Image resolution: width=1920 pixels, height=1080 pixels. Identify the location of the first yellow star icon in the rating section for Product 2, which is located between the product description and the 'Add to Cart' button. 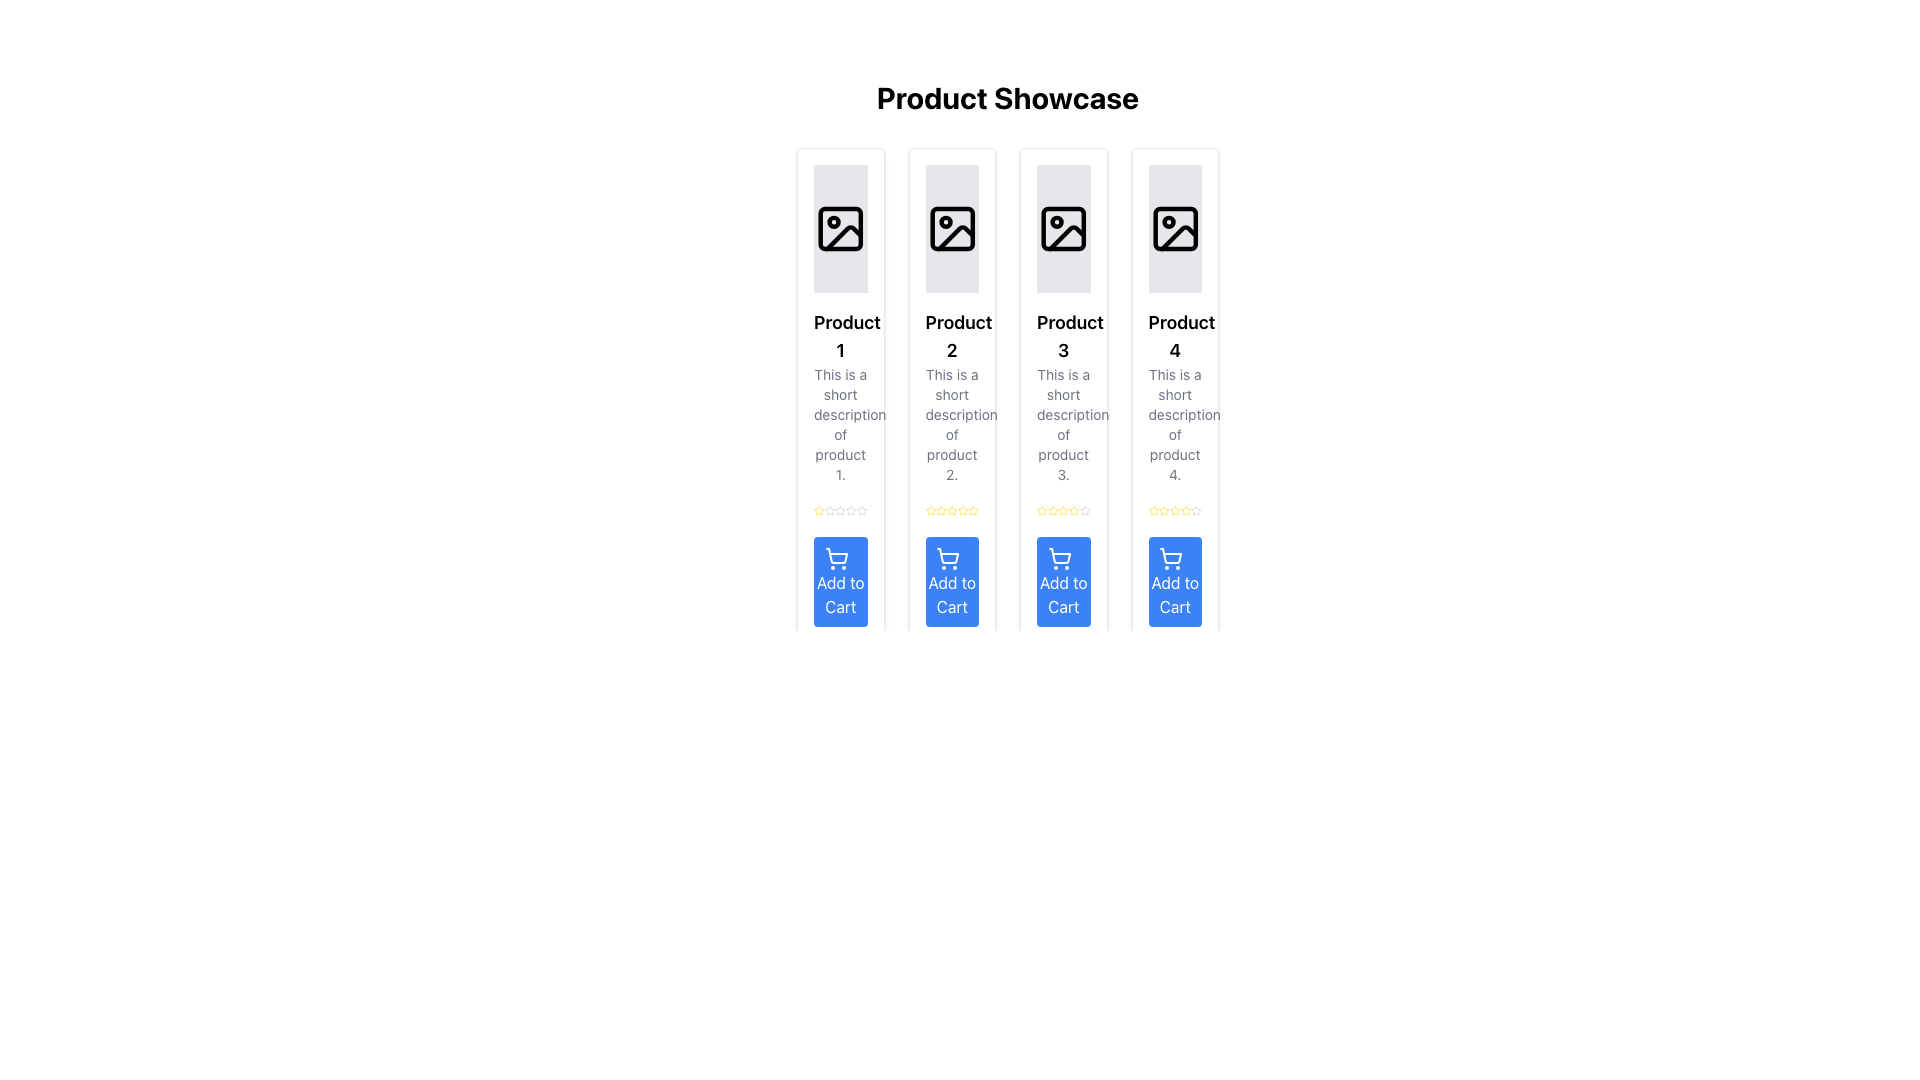
(962, 509).